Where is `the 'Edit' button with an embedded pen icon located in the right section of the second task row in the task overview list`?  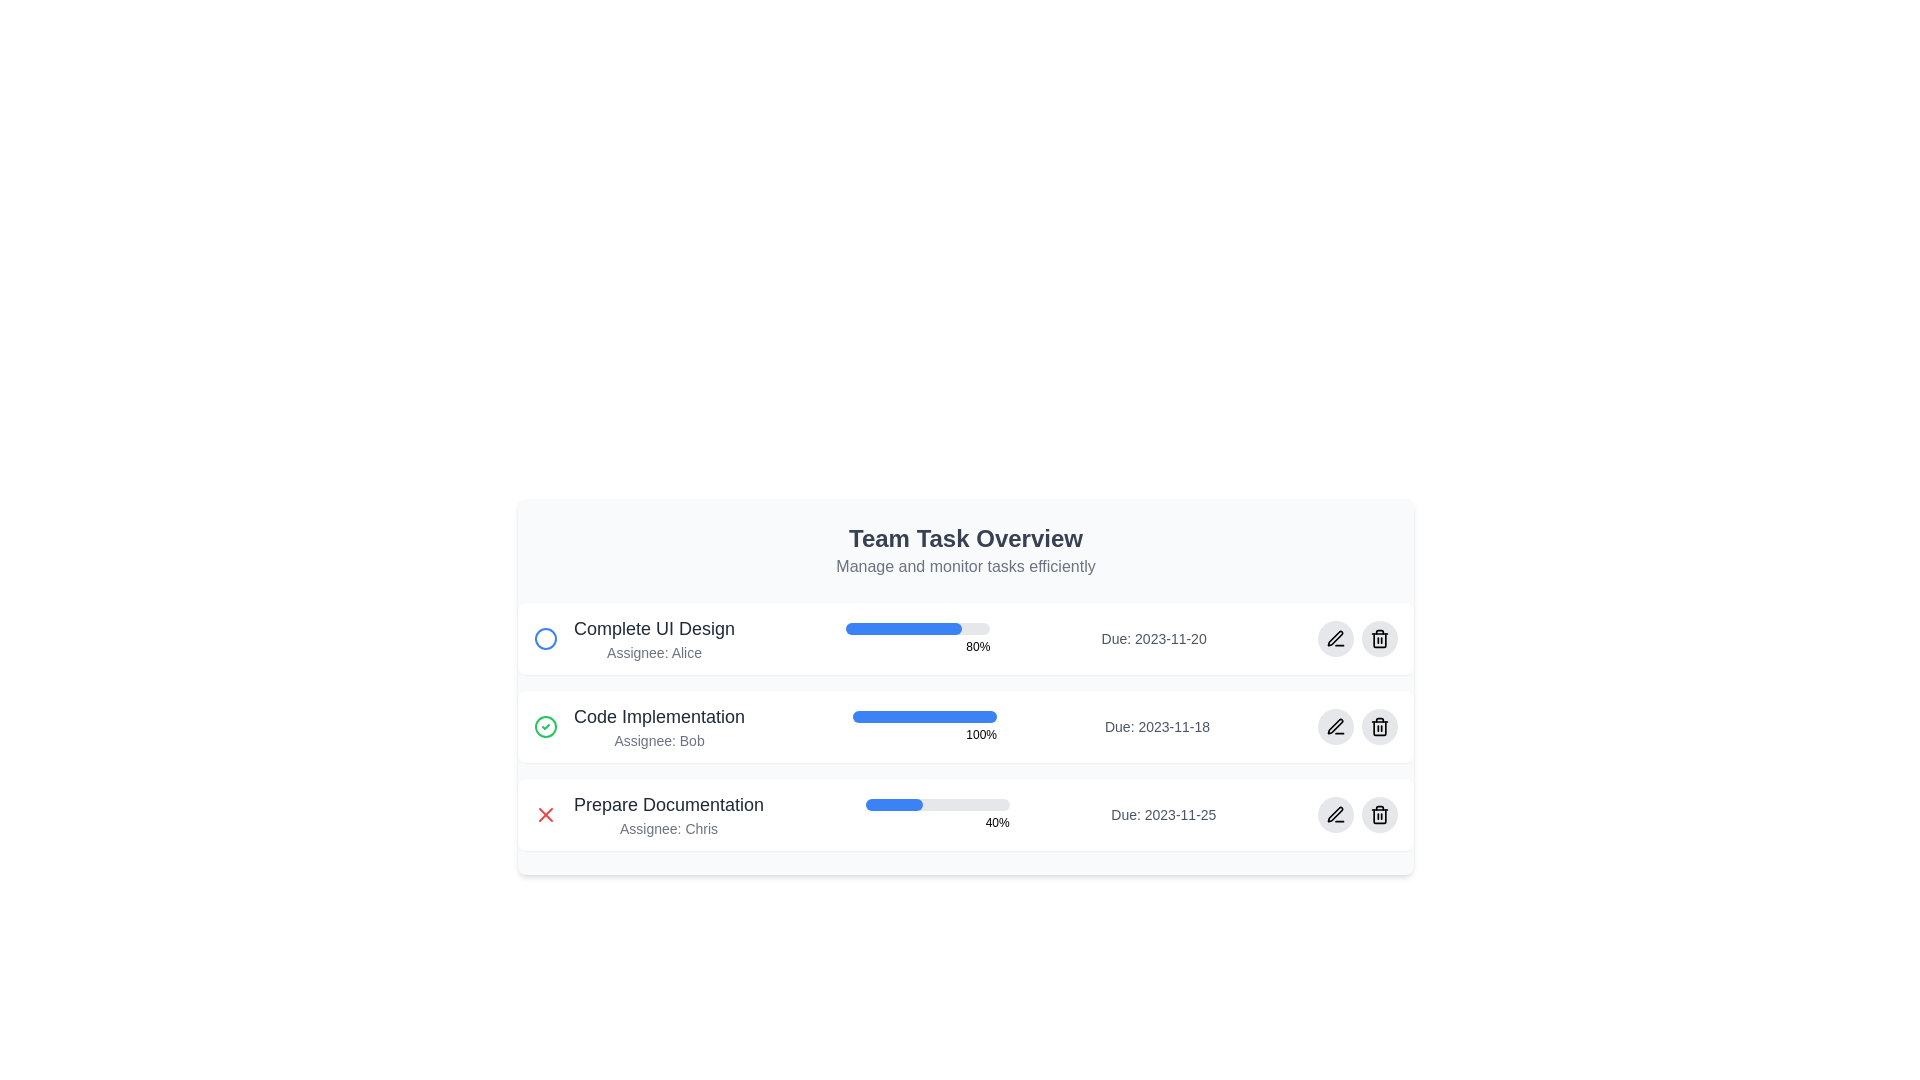
the 'Edit' button with an embedded pen icon located in the right section of the second task row in the task overview list is located at coordinates (1335, 726).